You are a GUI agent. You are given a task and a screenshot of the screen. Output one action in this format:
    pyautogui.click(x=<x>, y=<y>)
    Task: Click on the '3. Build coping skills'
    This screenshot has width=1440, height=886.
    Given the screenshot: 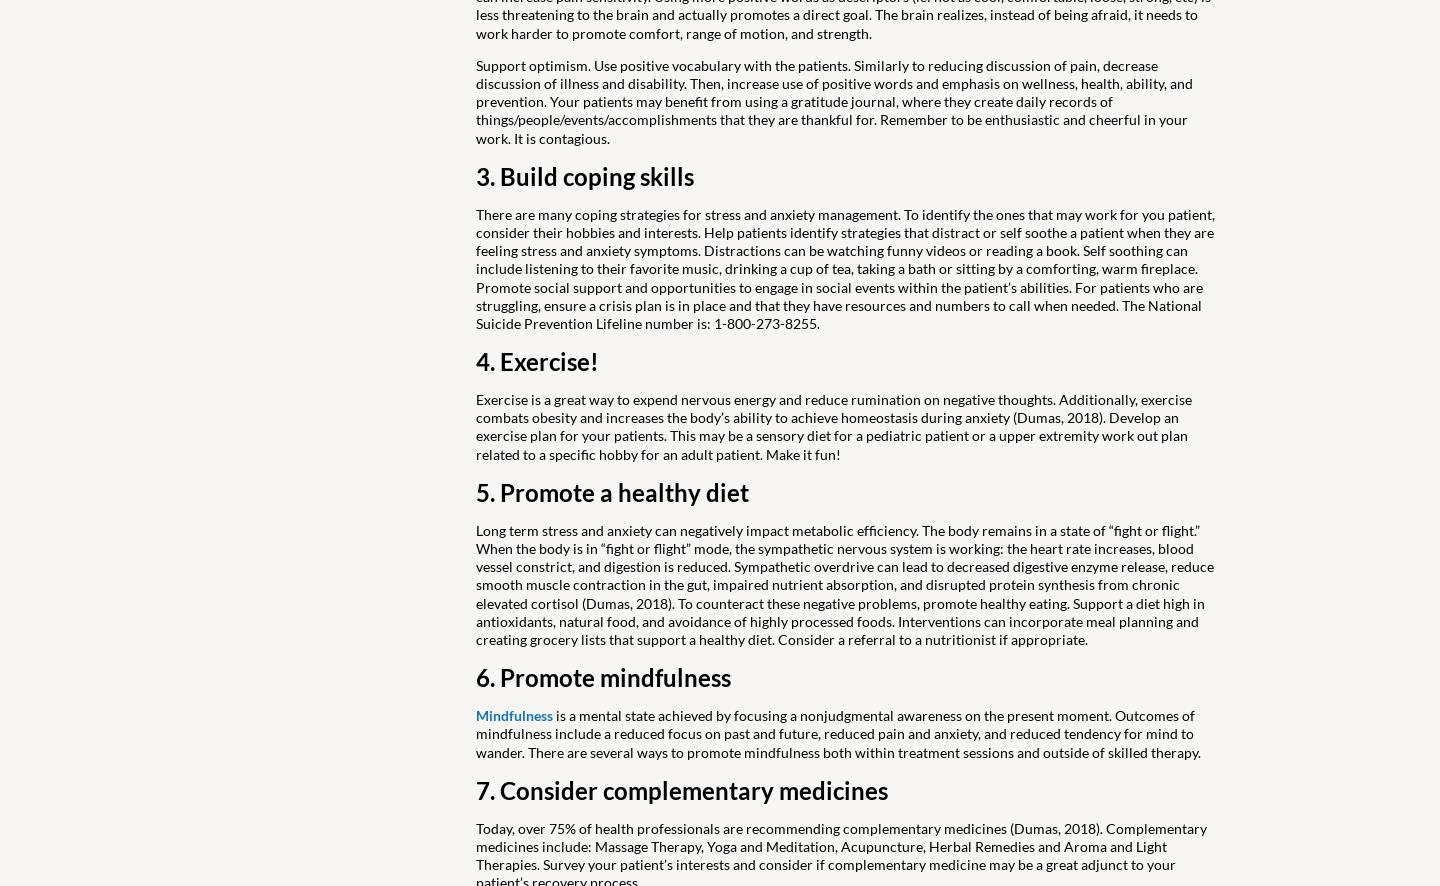 What is the action you would take?
    pyautogui.click(x=584, y=174)
    